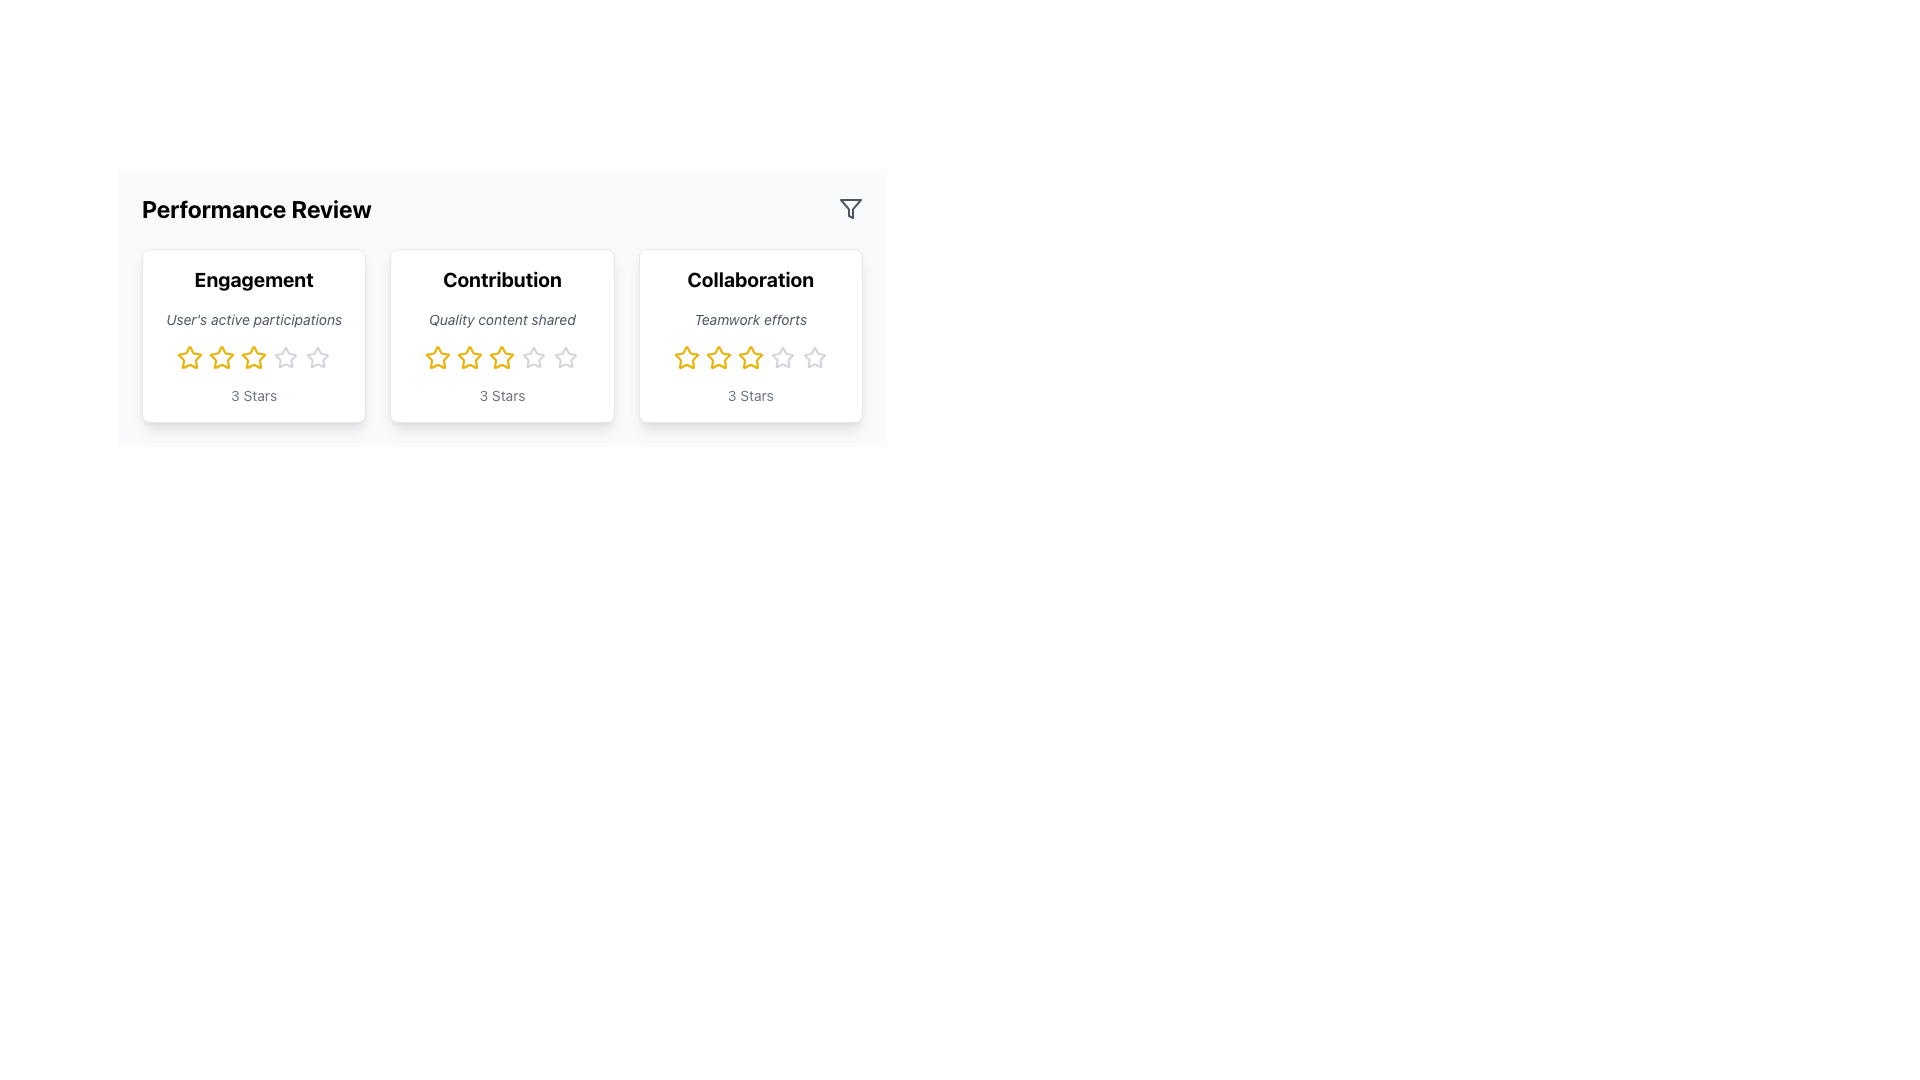 Image resolution: width=1920 pixels, height=1080 pixels. Describe the element at coordinates (850, 208) in the screenshot. I see `the filtering SVG icon located in the top-right corner of the 'Performance Review' header` at that location.